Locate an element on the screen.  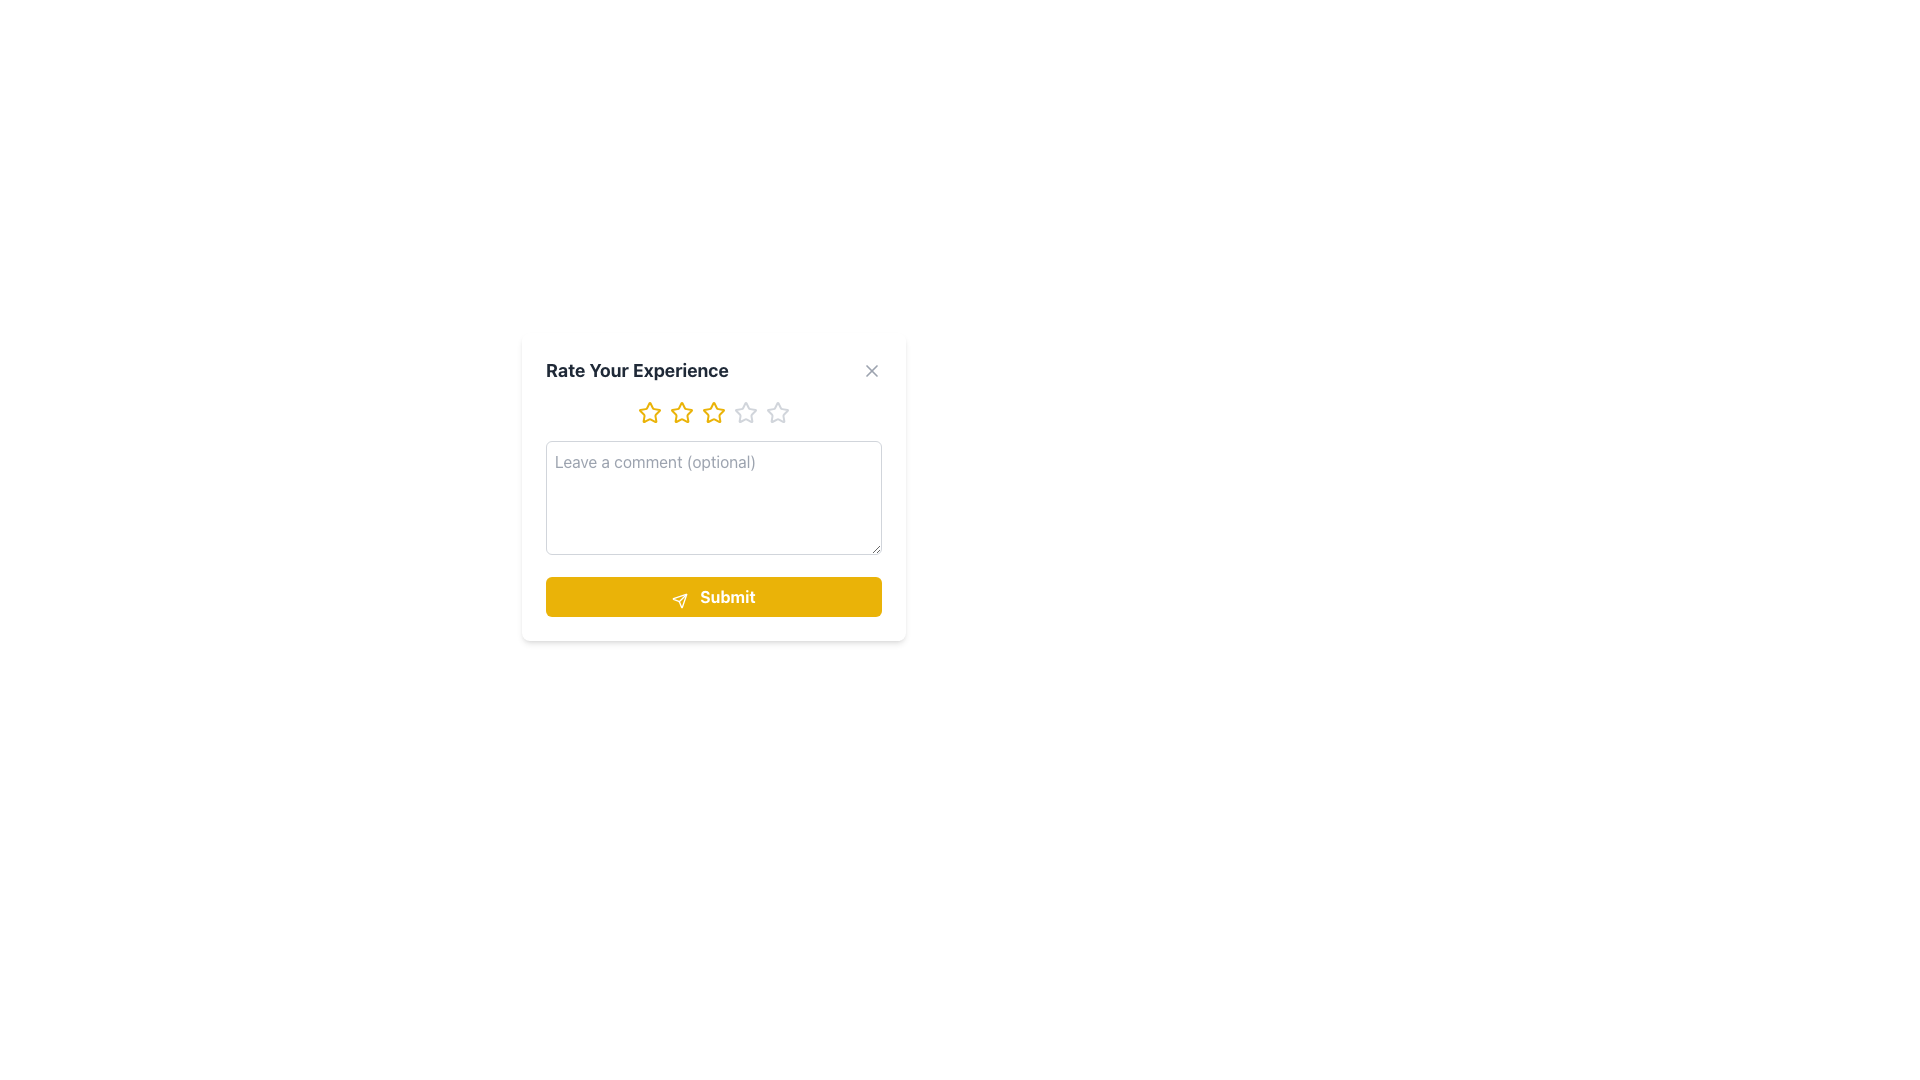
the paper airplane icon within the 'Submit' button located at the bottom center of the interface is located at coordinates (680, 600).